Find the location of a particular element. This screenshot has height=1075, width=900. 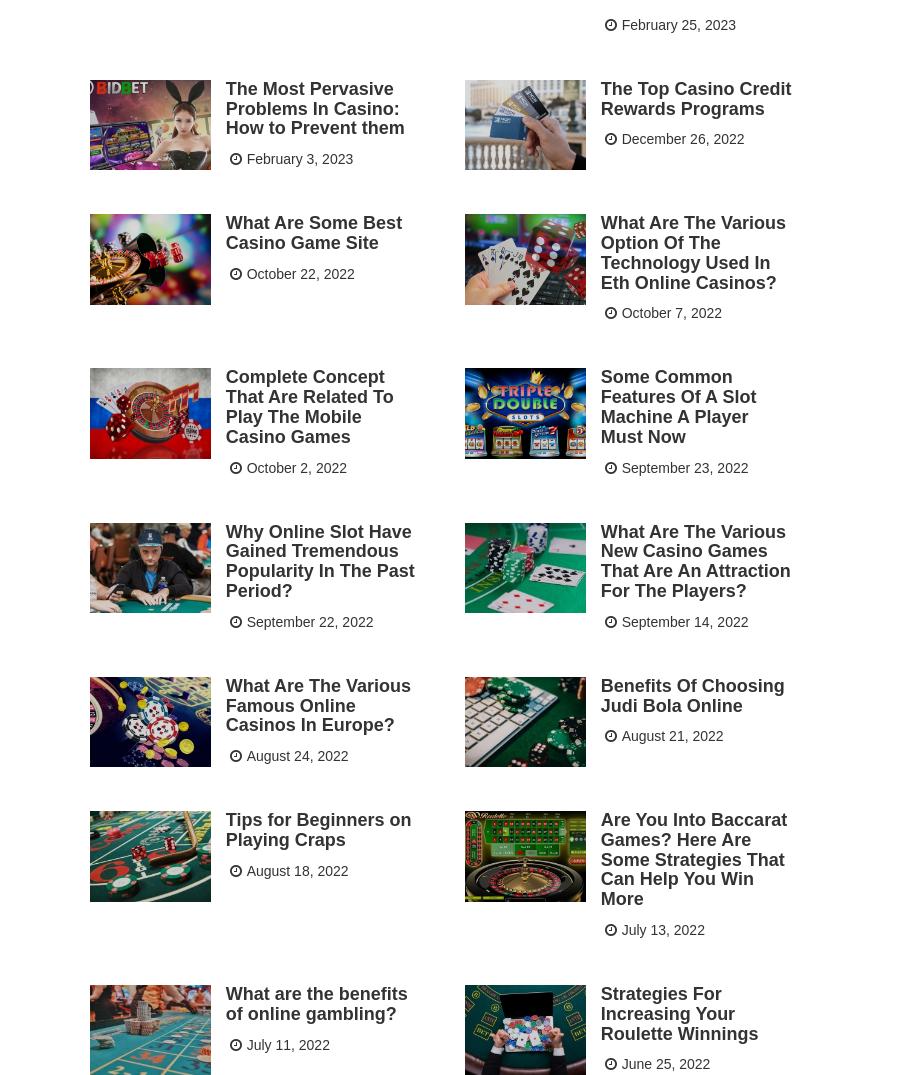

'What are the benefits of online gambling?' is located at coordinates (314, 1001).